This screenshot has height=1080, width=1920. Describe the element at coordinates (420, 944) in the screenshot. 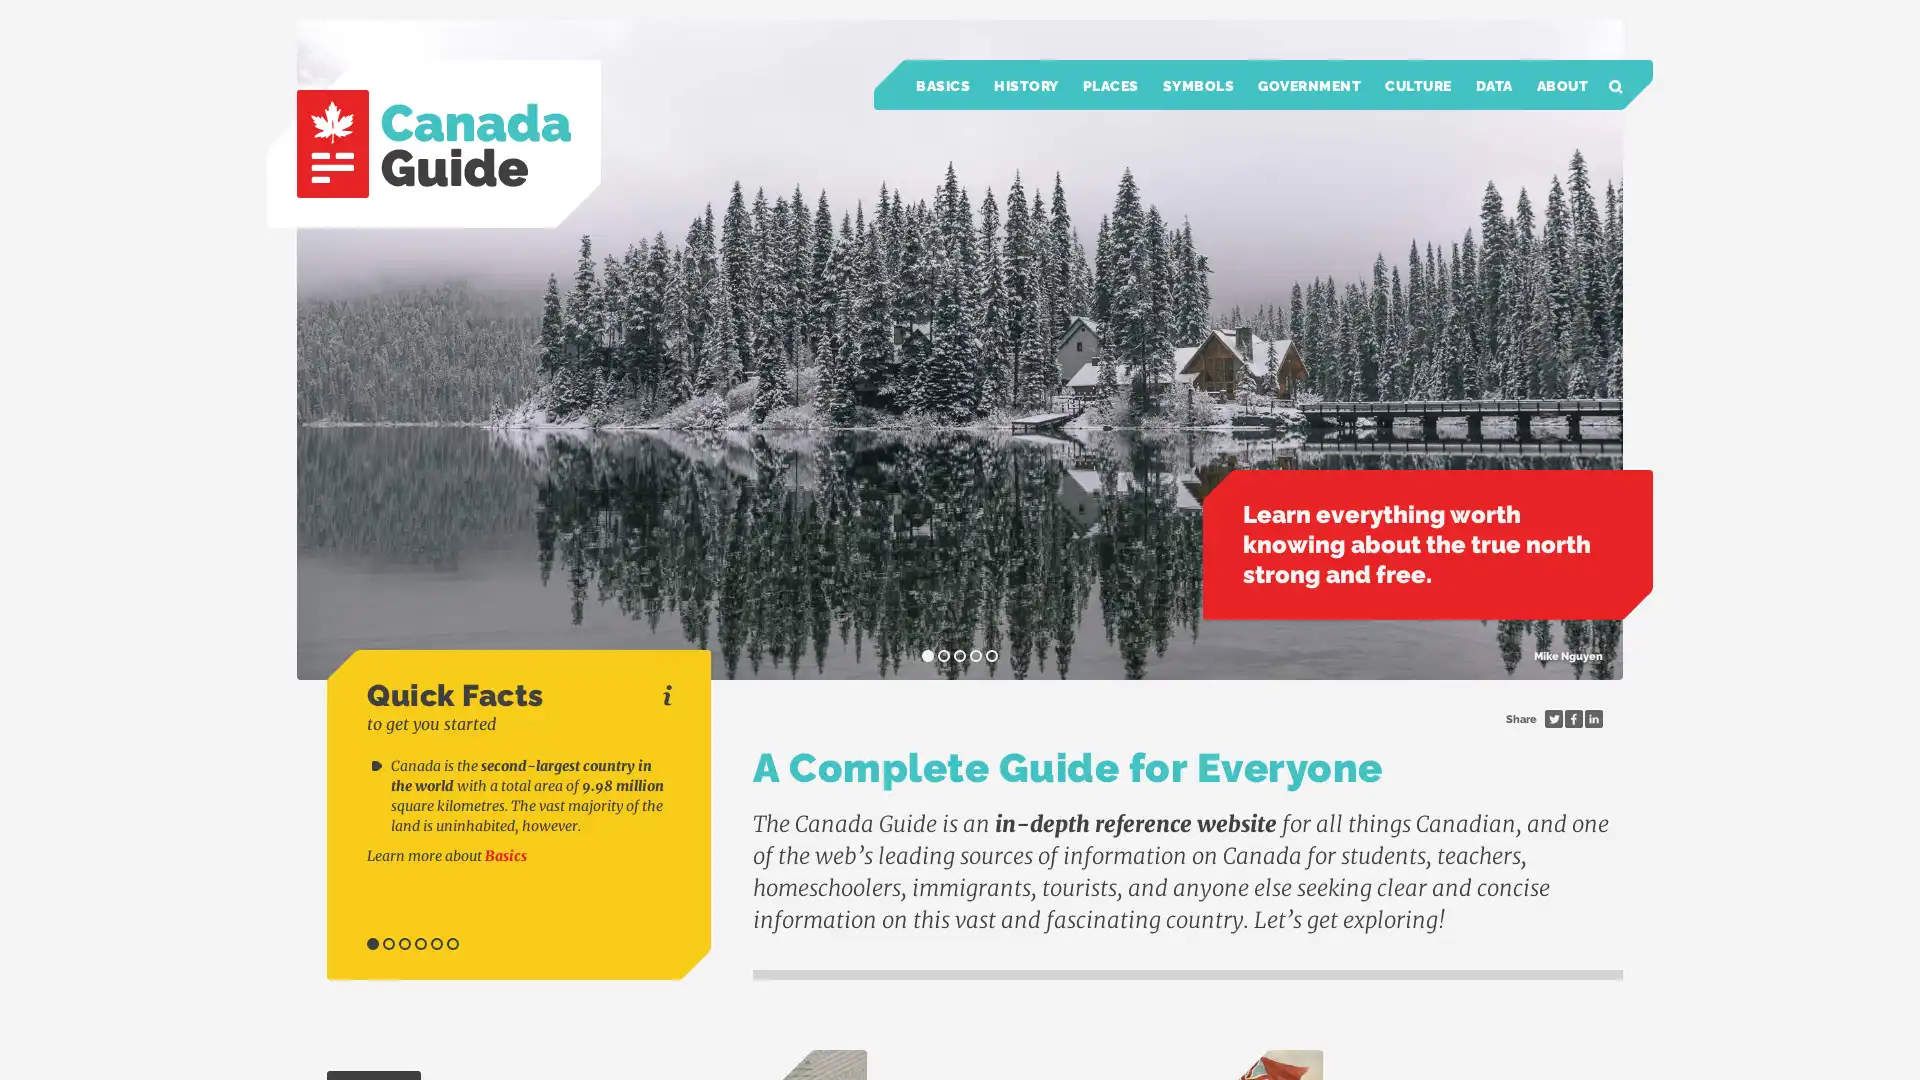

I see `Go to slide 4` at that location.